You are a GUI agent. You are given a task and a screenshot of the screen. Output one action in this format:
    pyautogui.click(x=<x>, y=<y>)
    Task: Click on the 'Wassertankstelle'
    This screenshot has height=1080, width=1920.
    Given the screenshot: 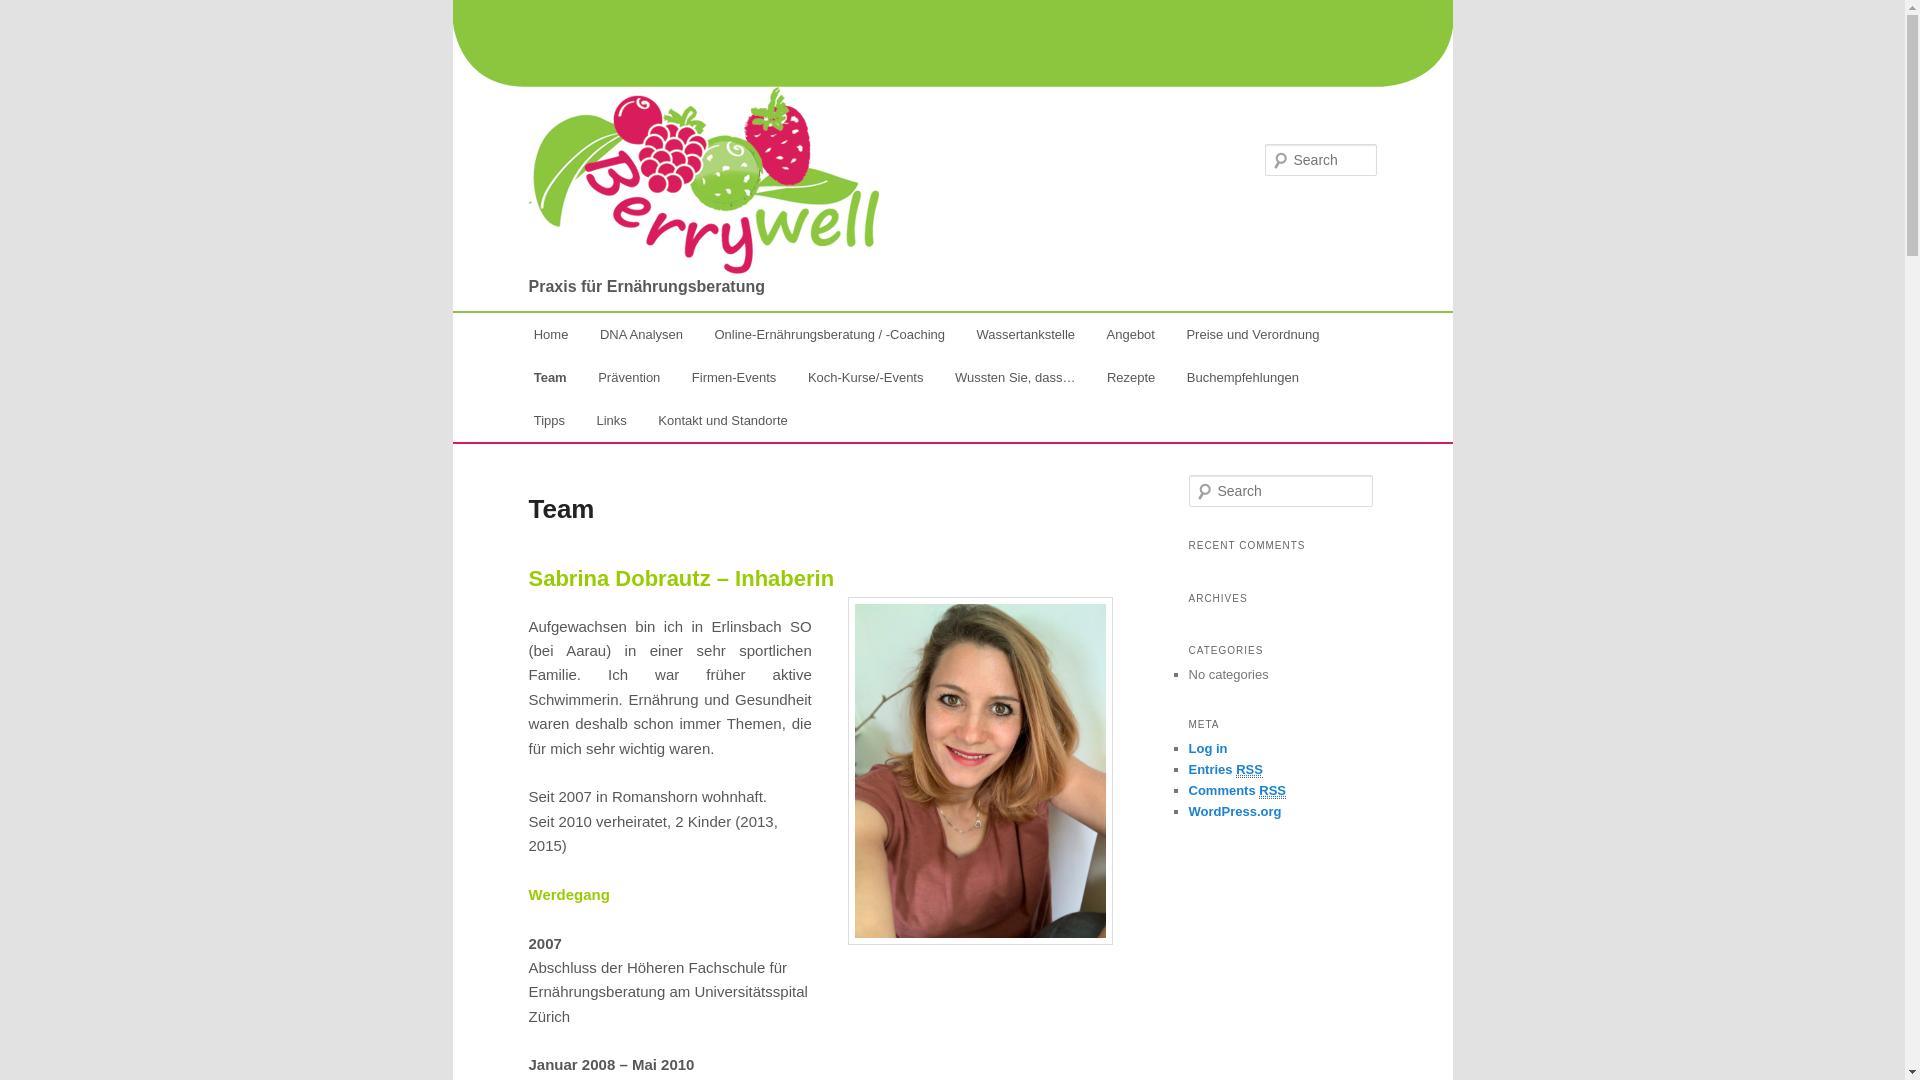 What is the action you would take?
    pyautogui.click(x=1026, y=332)
    